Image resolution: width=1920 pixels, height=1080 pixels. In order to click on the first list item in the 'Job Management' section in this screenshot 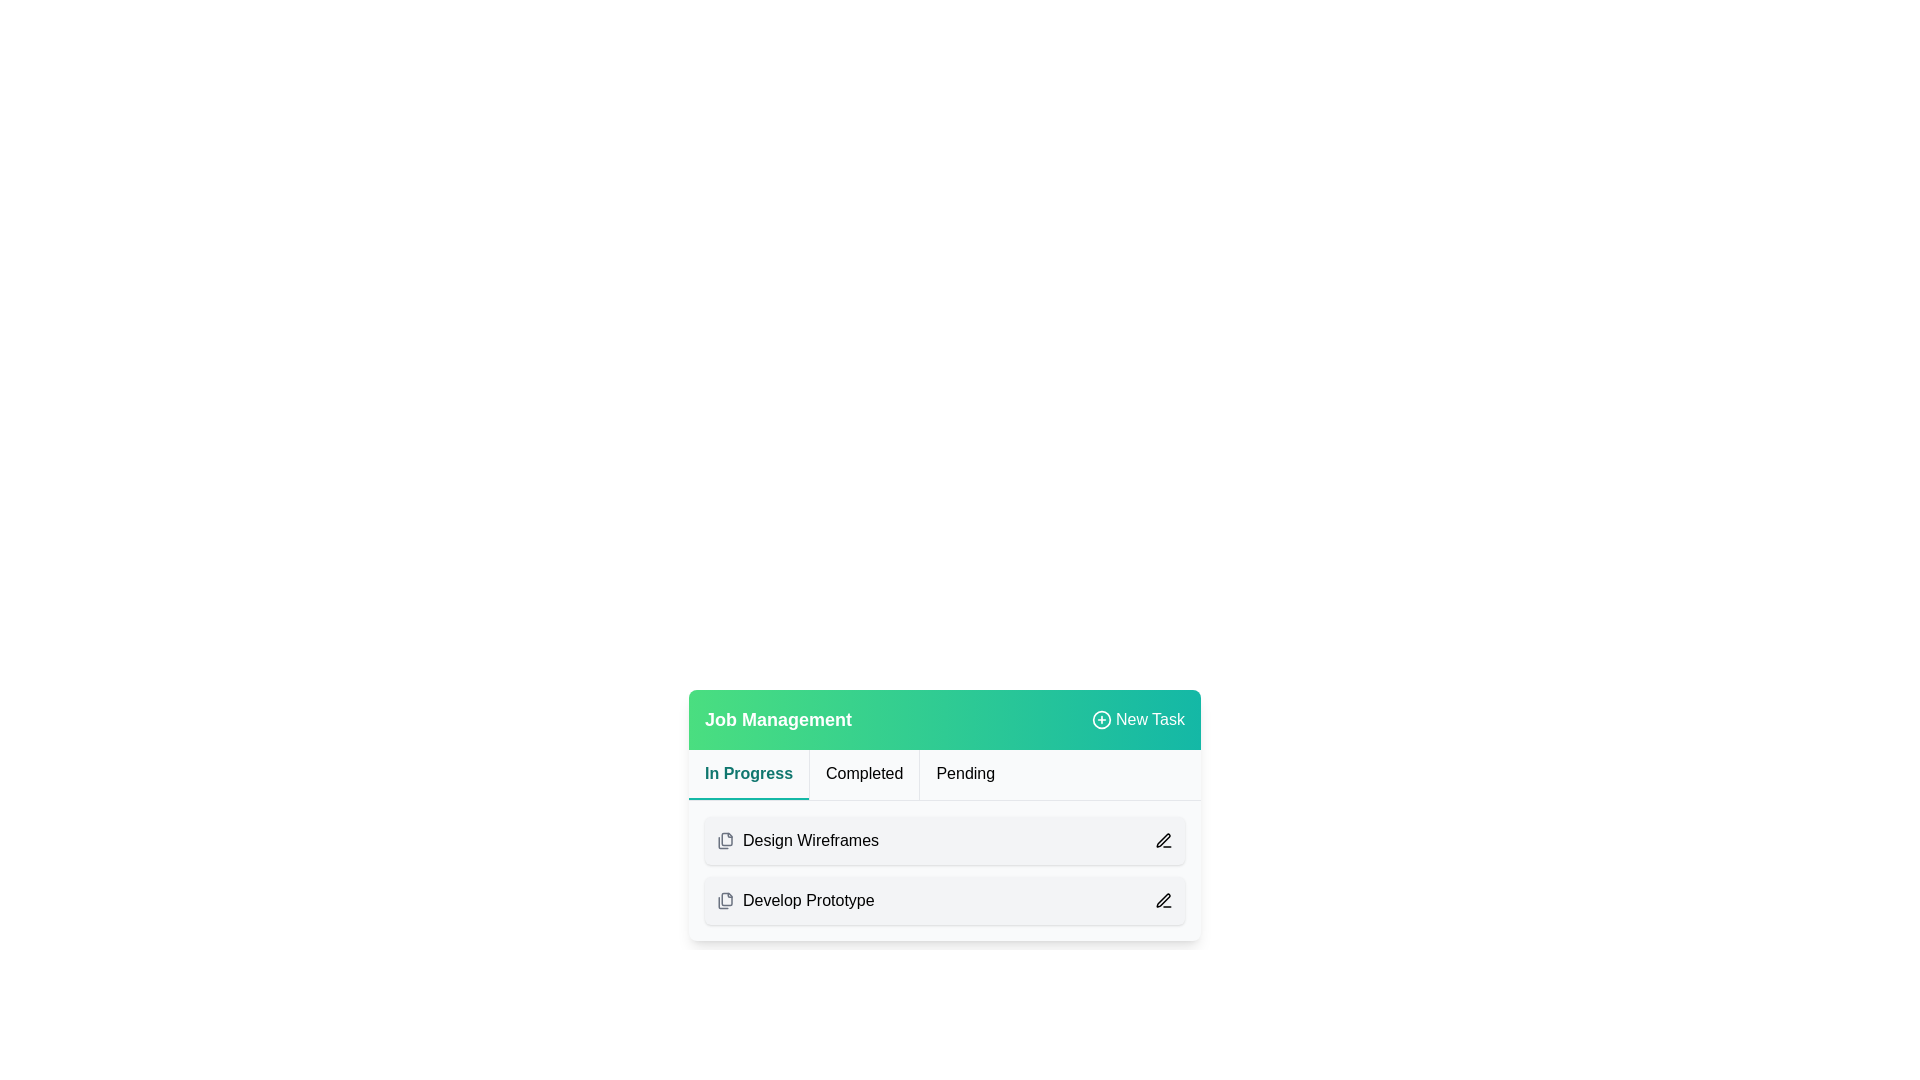, I will do `click(944, 870)`.